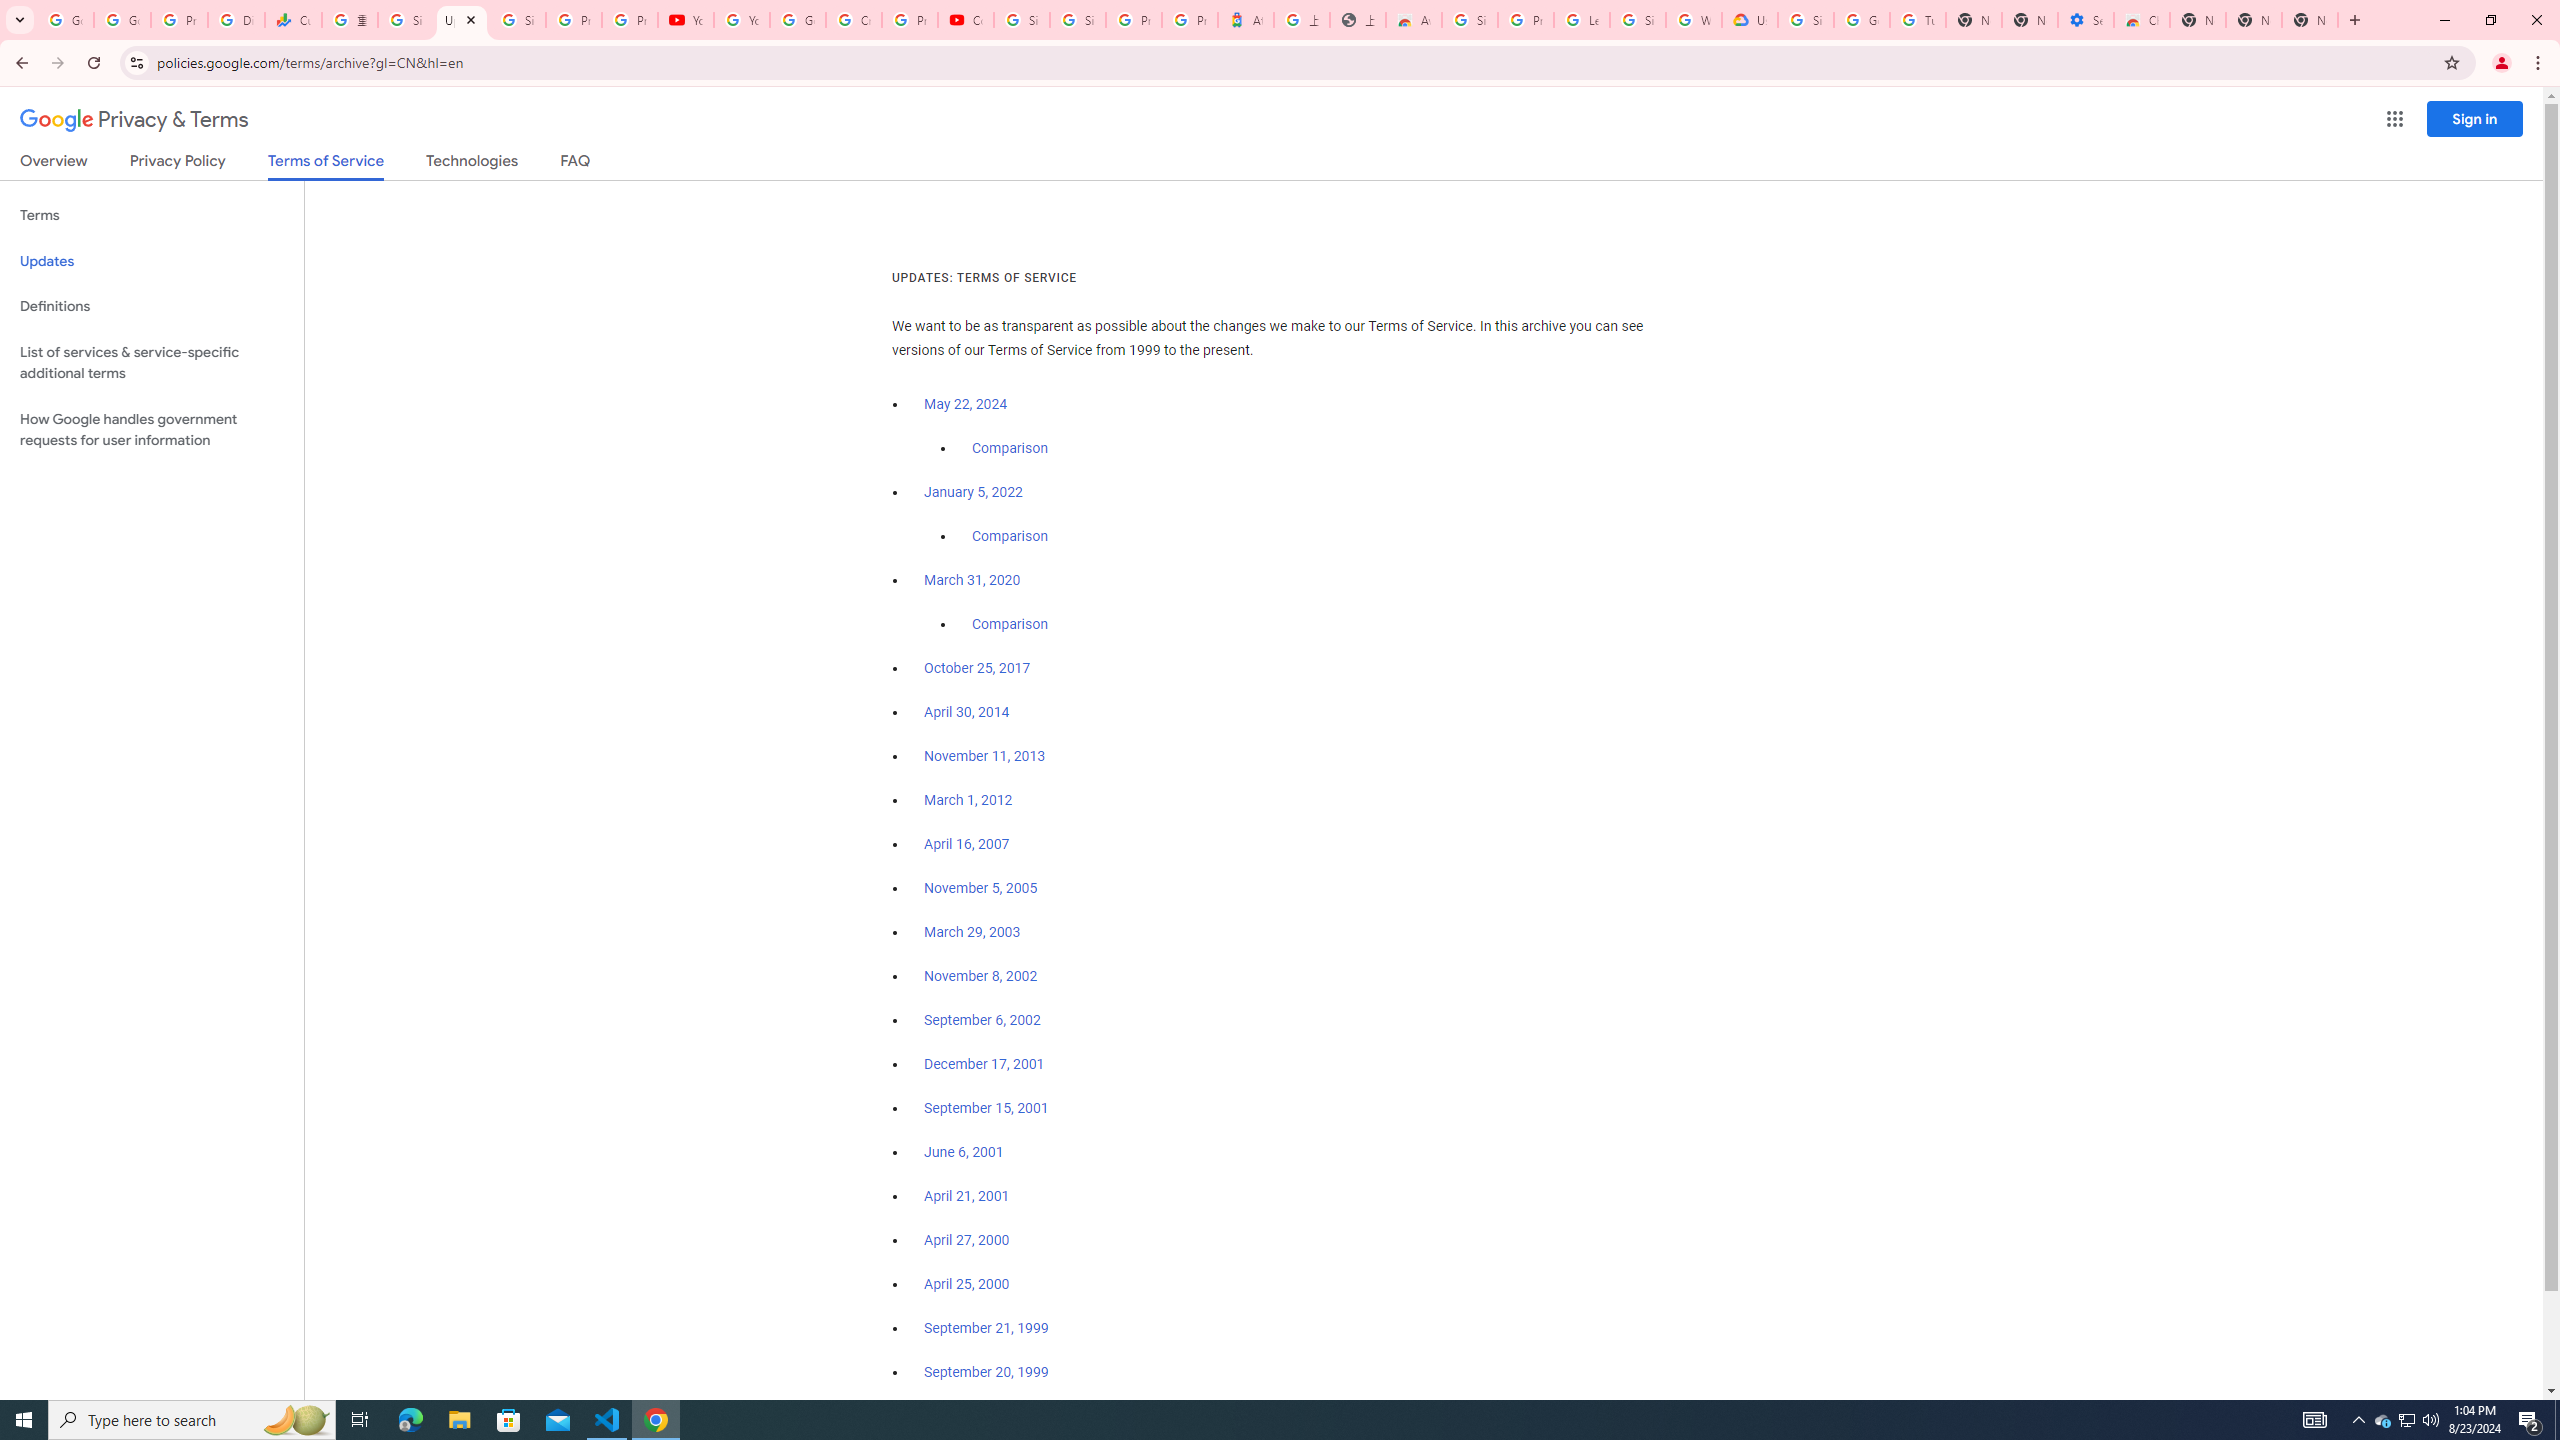 This screenshot has height=1440, width=2560. Describe the element at coordinates (685, 19) in the screenshot. I see `'YouTube'` at that location.